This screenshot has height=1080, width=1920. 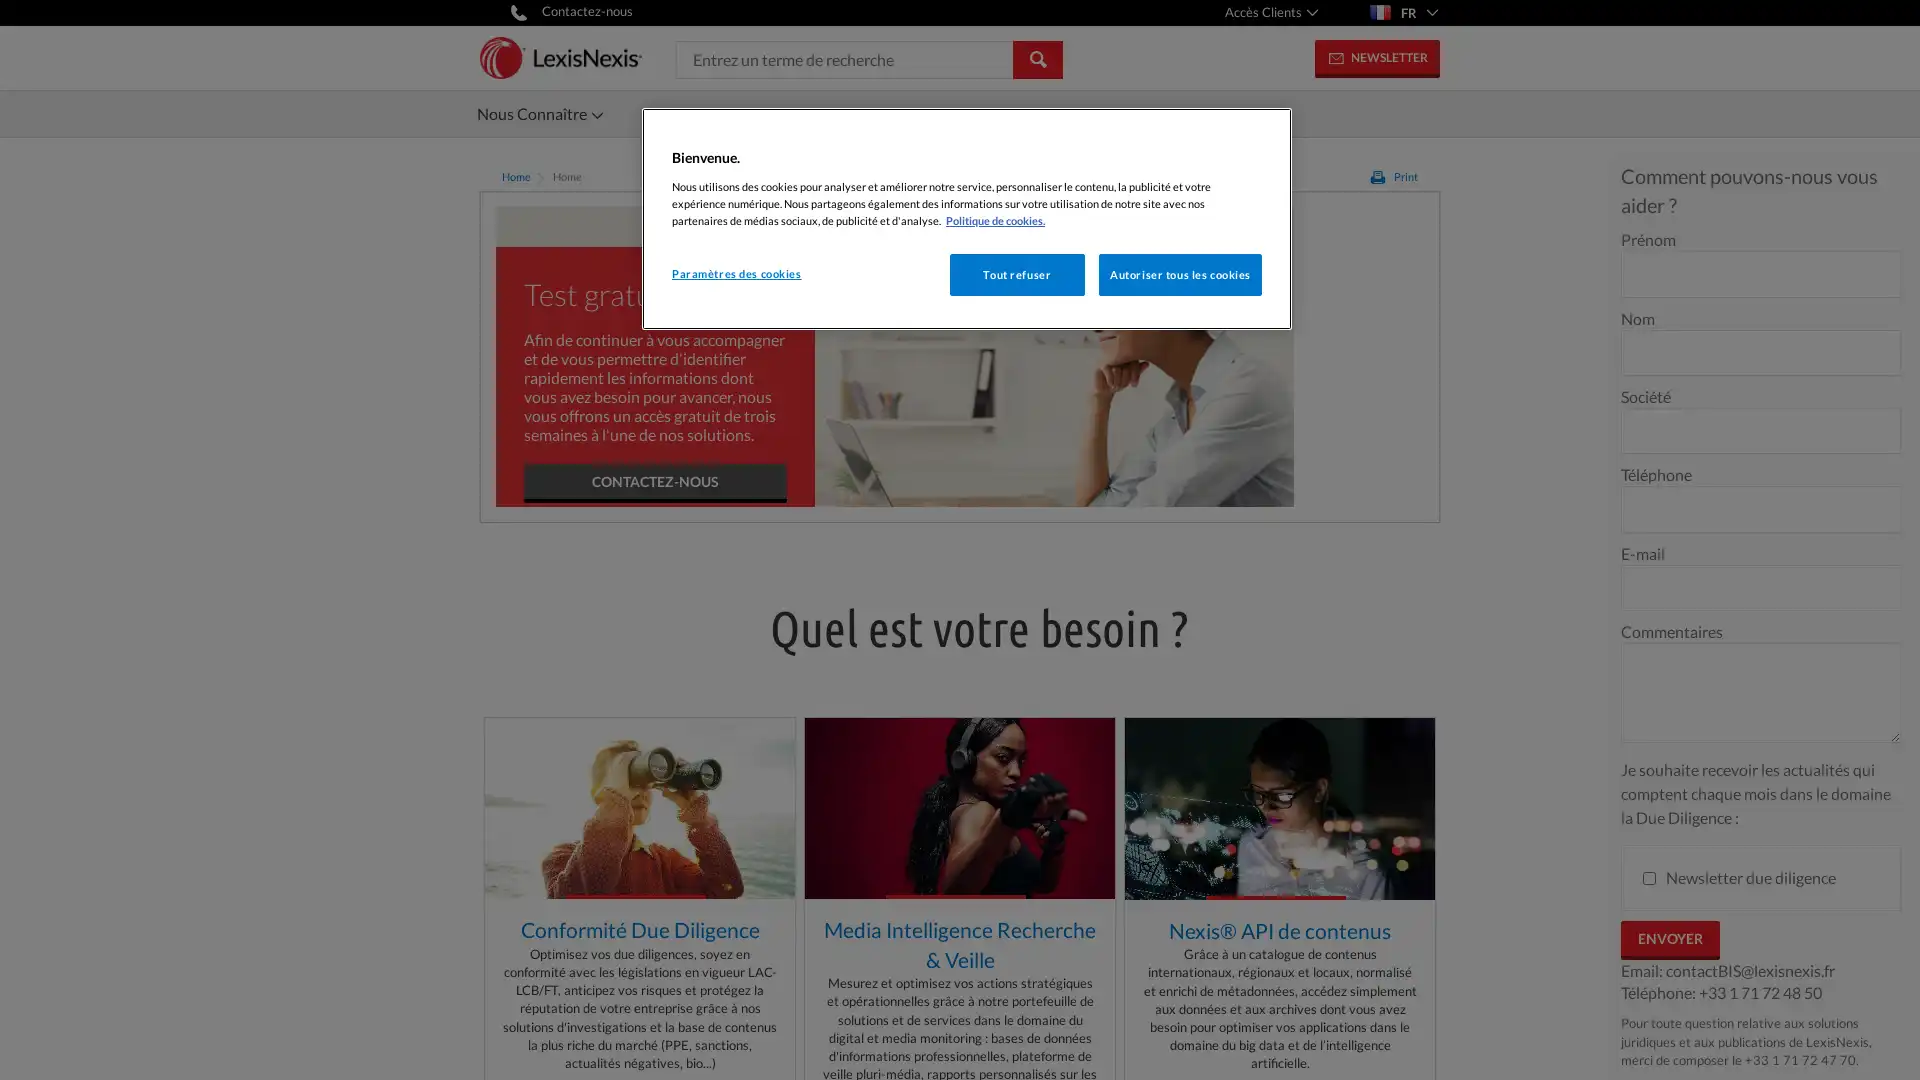 I want to click on Parametres des cookies, so click(x=738, y=273).